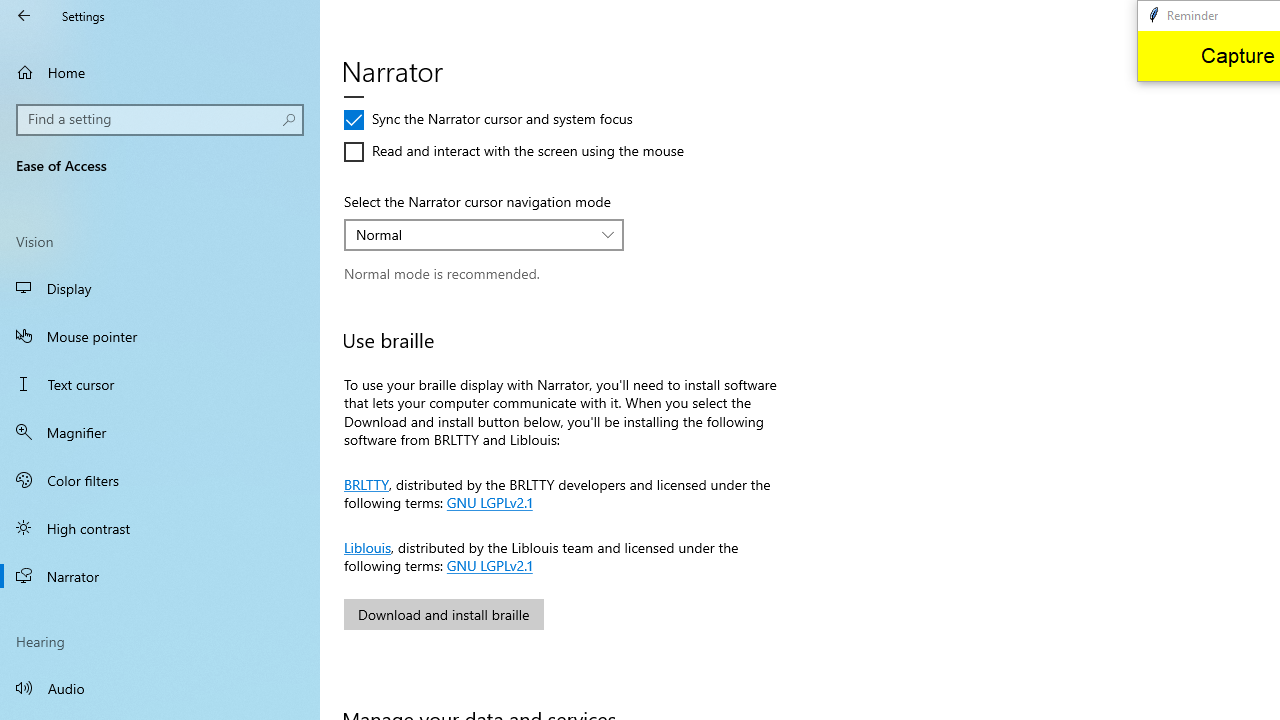  What do you see at coordinates (488, 119) in the screenshot?
I see `'Sync the Narrator cursor and system focus'` at bounding box center [488, 119].